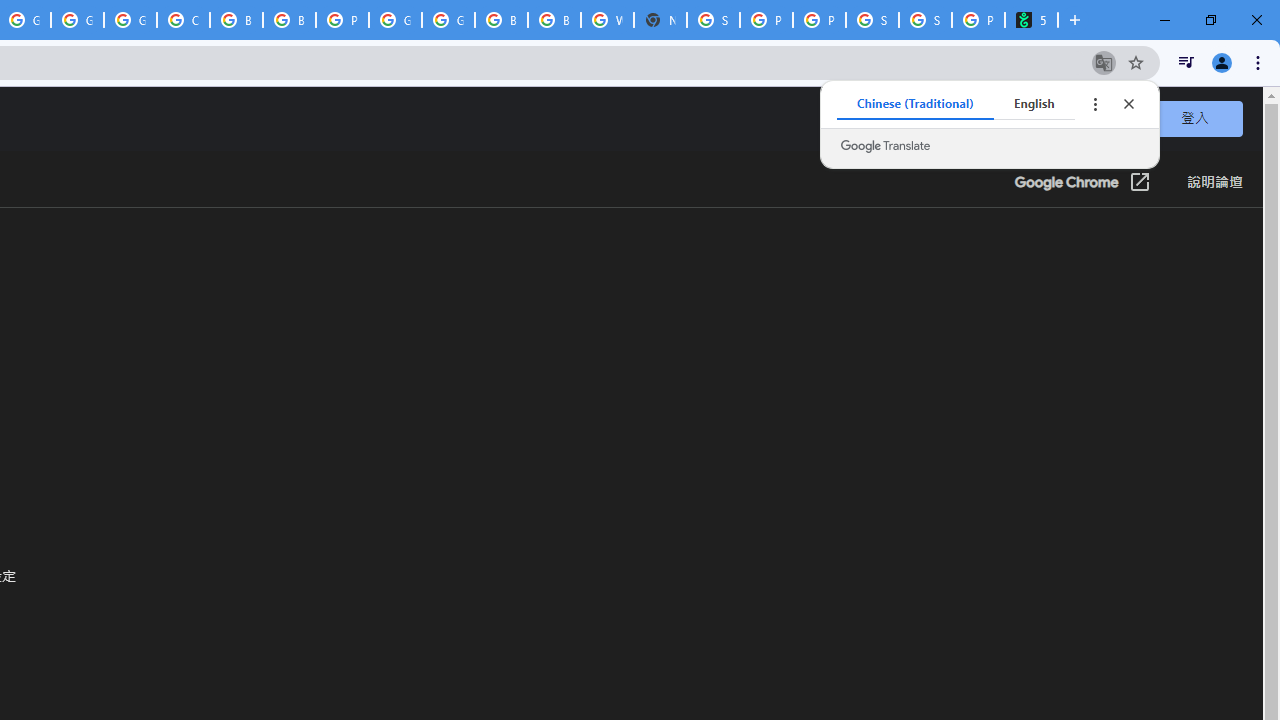 Image resolution: width=1280 pixels, height=720 pixels. Describe the element at coordinates (236, 20) in the screenshot. I see `'Browse Chrome as a guest - Computer - Google Chrome Help'` at that location.